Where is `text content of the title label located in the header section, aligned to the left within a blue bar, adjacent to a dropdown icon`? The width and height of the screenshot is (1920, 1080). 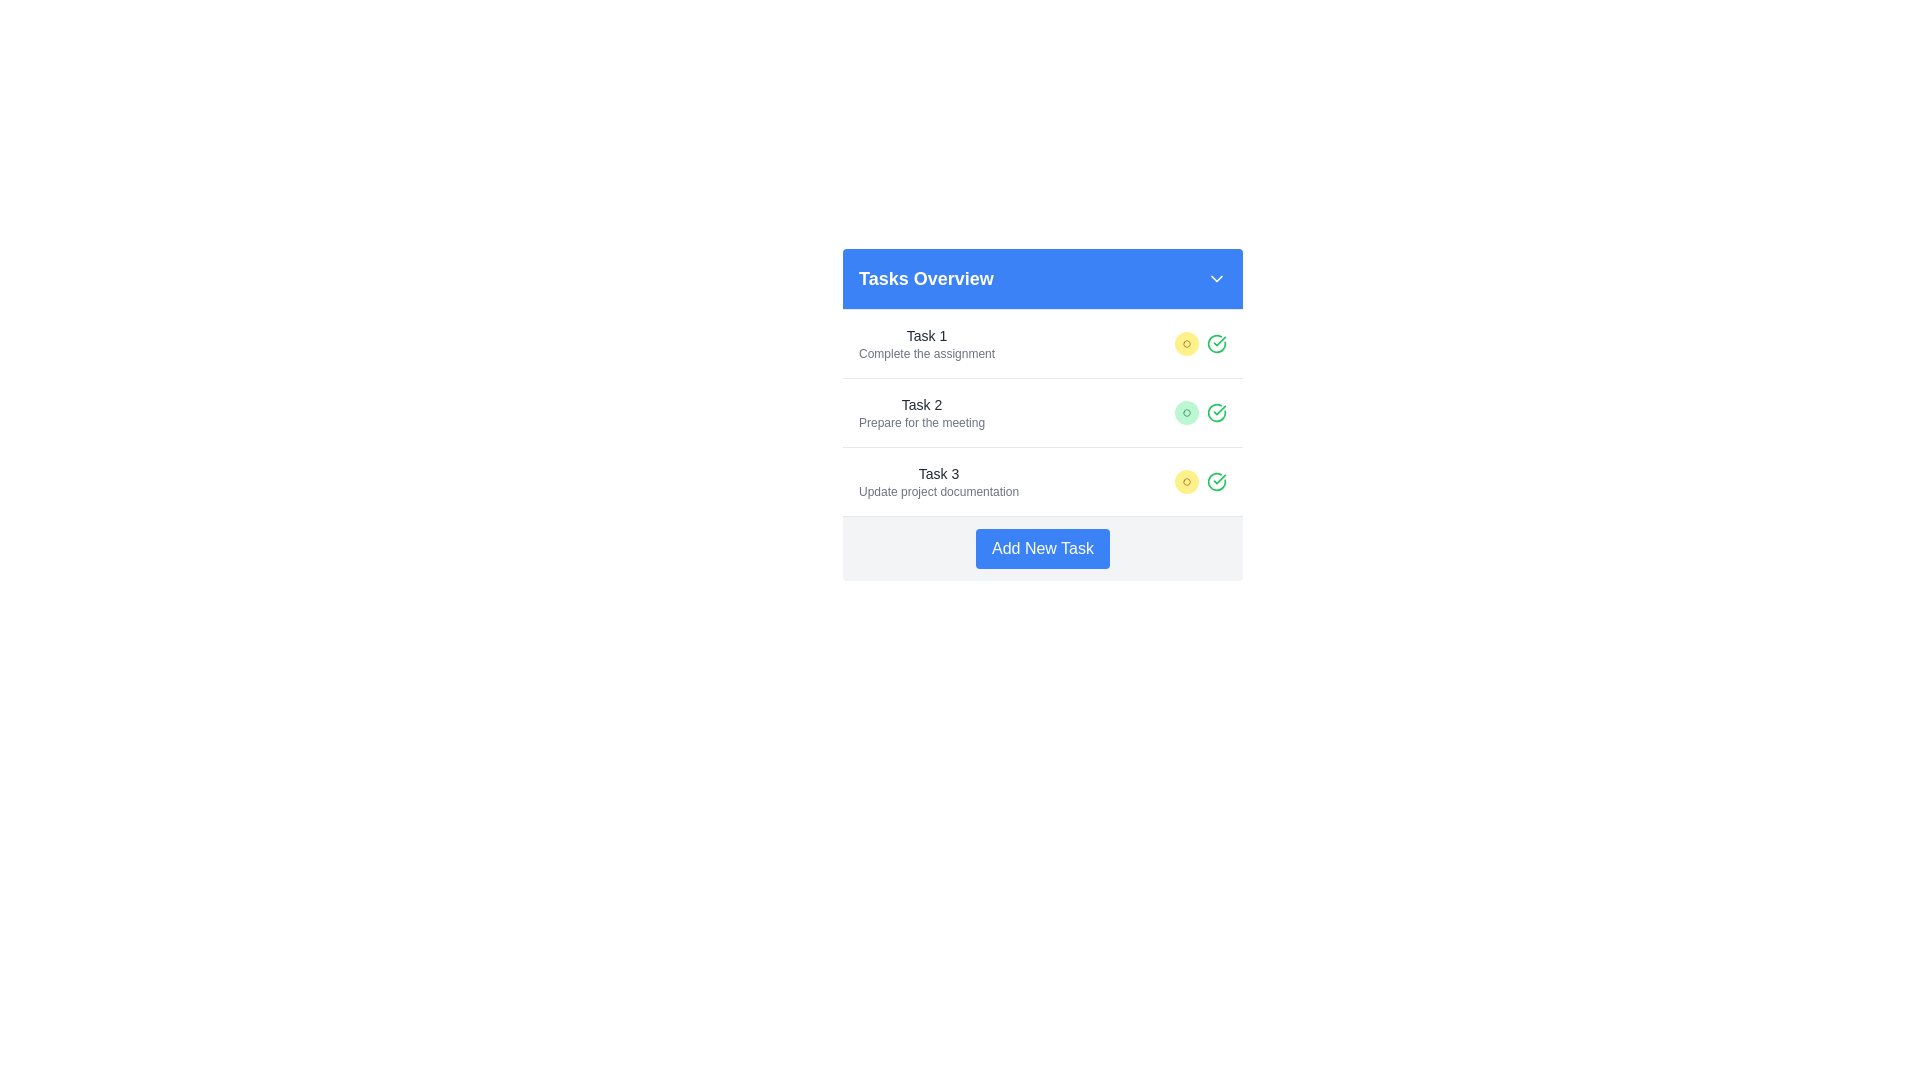
text content of the title label located in the header section, aligned to the left within a blue bar, adjacent to a dropdown icon is located at coordinates (925, 278).